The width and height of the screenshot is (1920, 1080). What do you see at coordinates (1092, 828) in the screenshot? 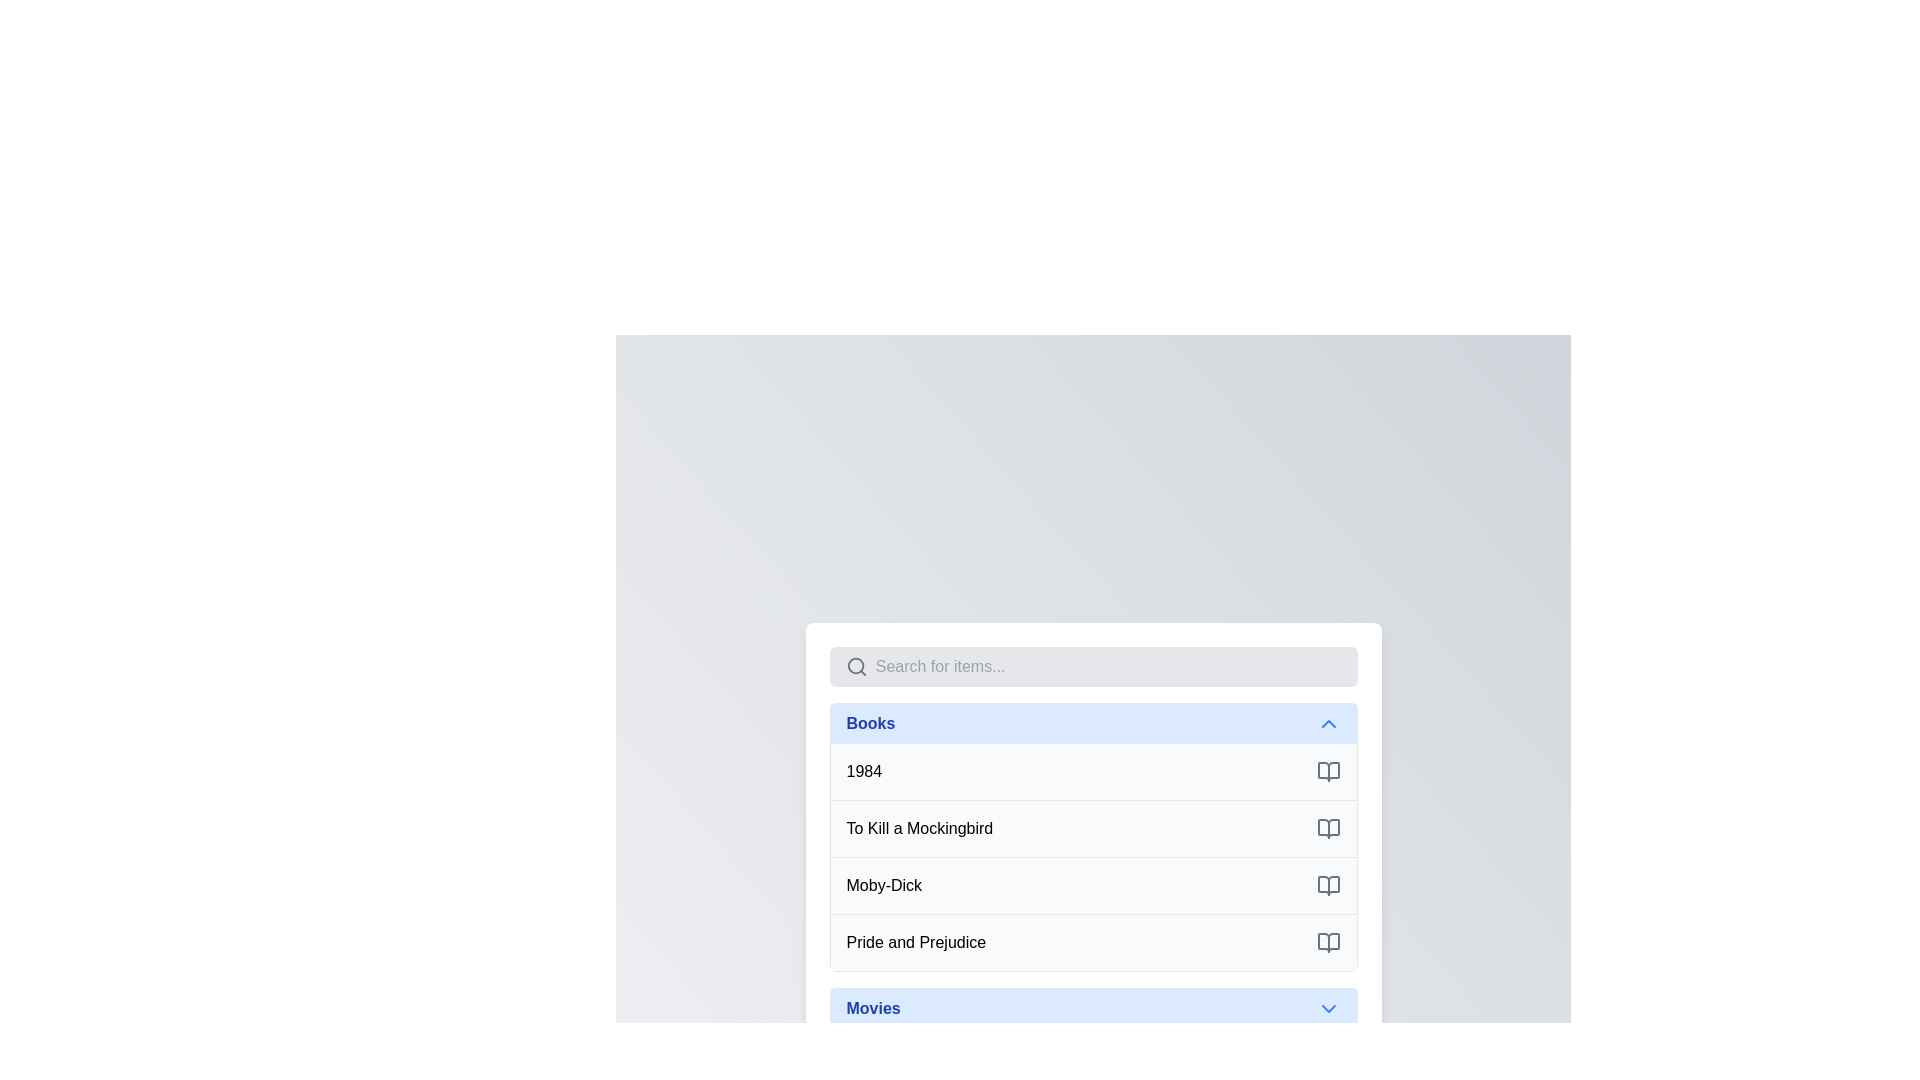
I see `the second list item in the 'Books' section, which represents the book 'To Kill a Mockingbird'` at bounding box center [1092, 828].